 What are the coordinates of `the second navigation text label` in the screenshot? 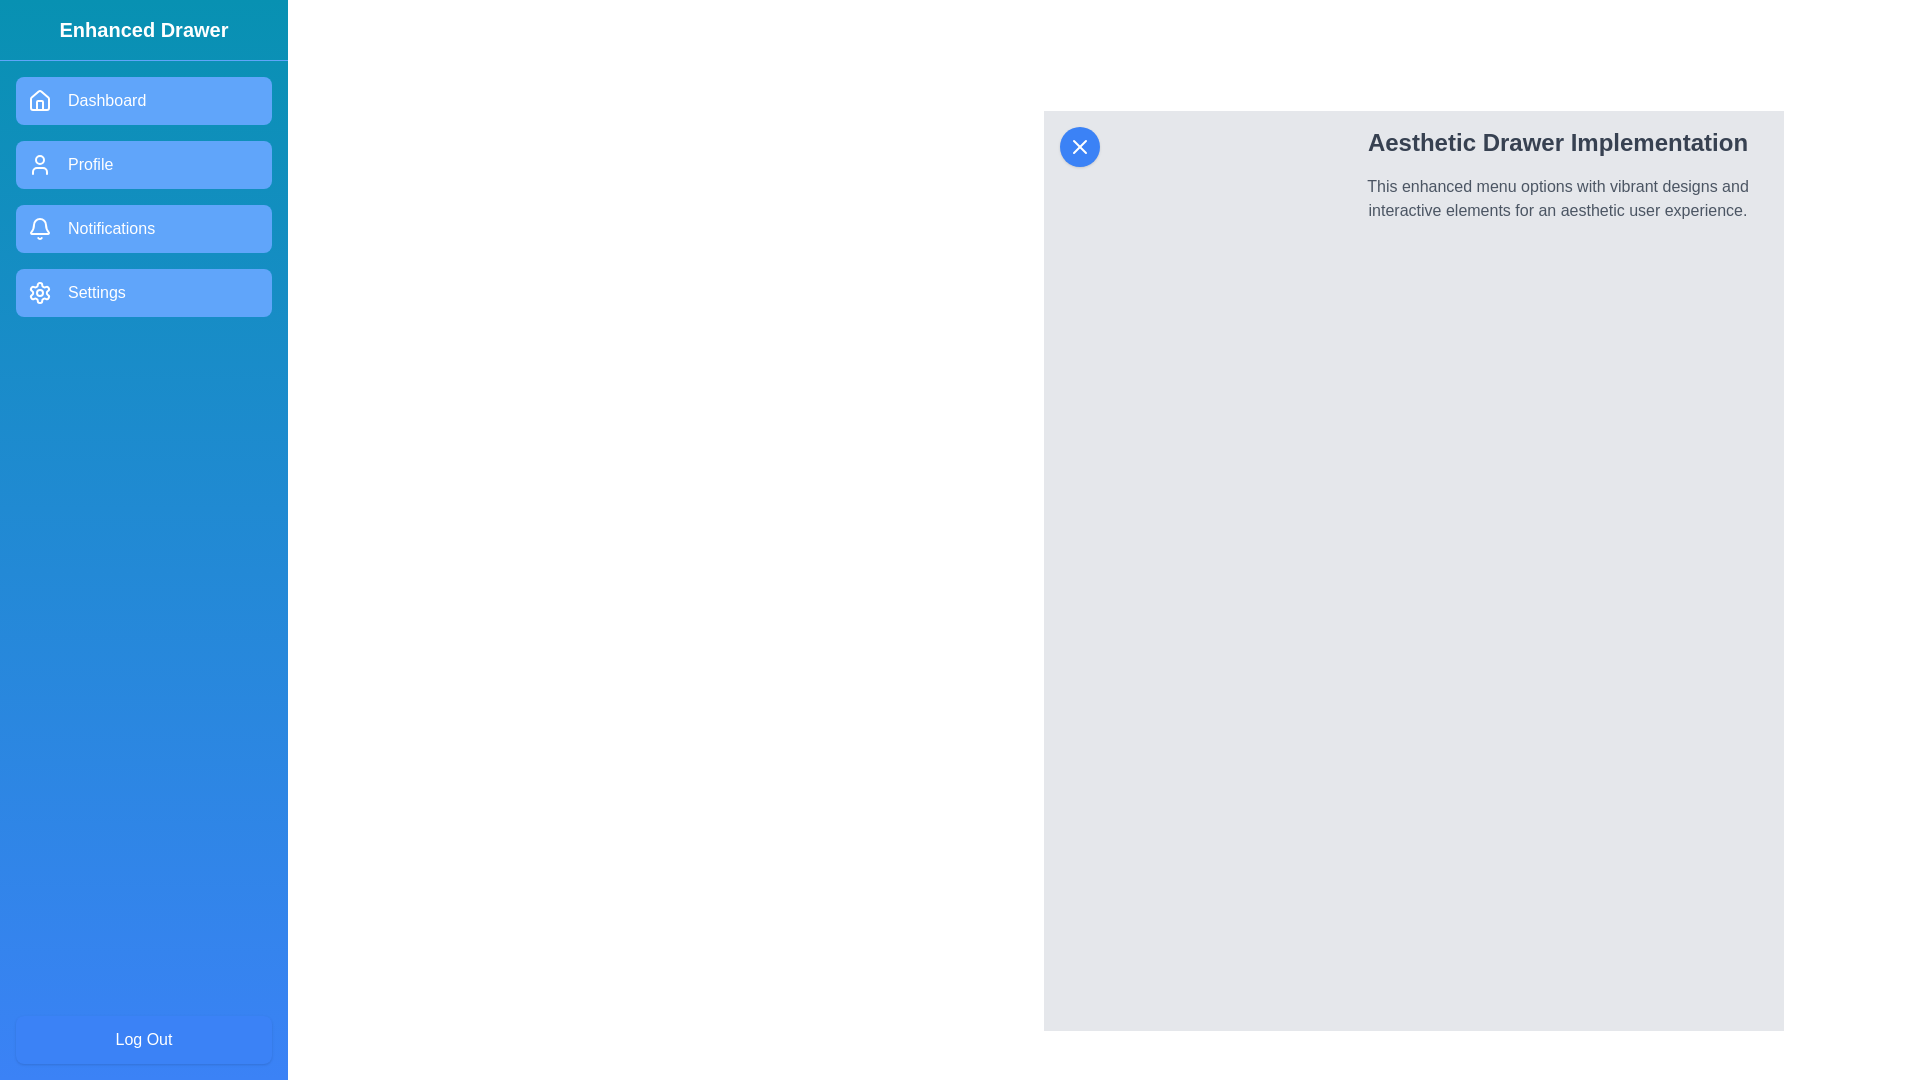 It's located at (89, 164).